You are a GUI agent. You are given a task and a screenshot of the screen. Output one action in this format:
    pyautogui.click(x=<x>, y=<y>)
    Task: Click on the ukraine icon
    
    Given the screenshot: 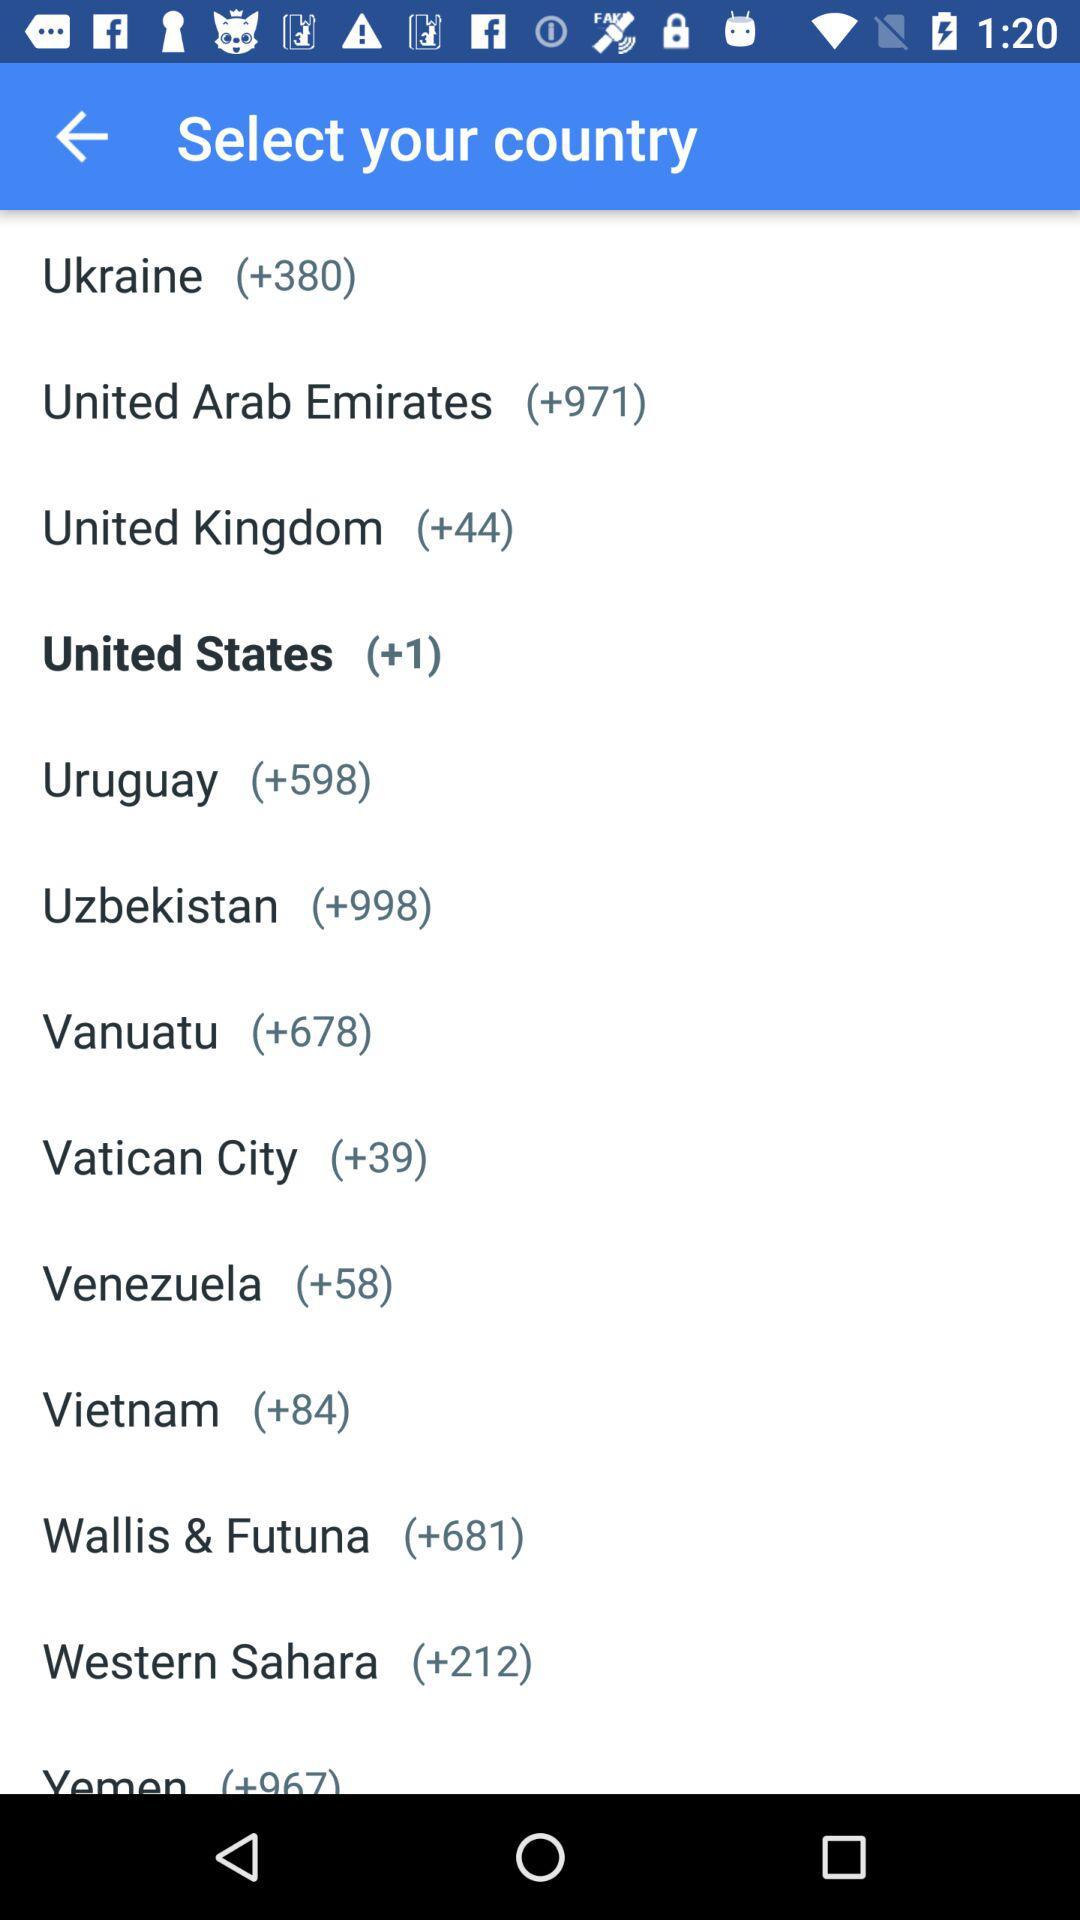 What is the action you would take?
    pyautogui.click(x=122, y=272)
    